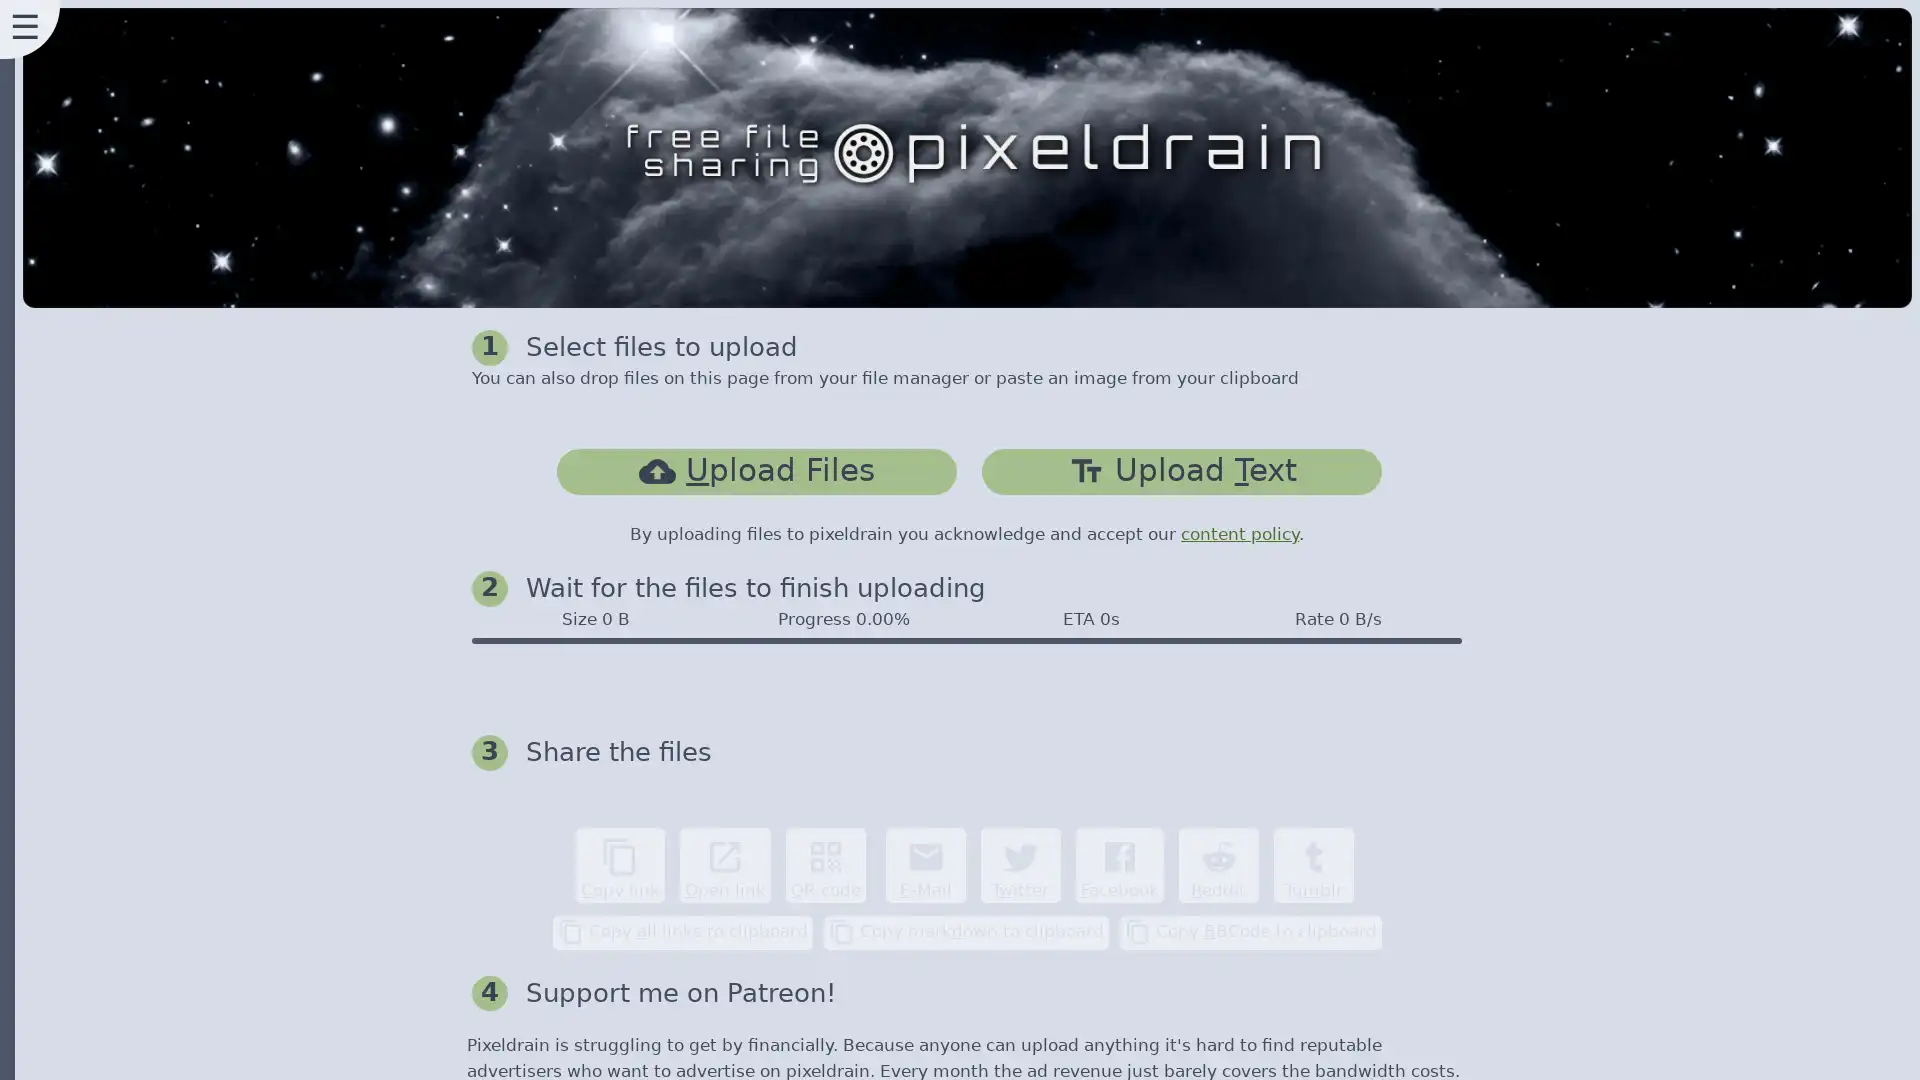  I want to click on Tumblr, so click(1450, 864).